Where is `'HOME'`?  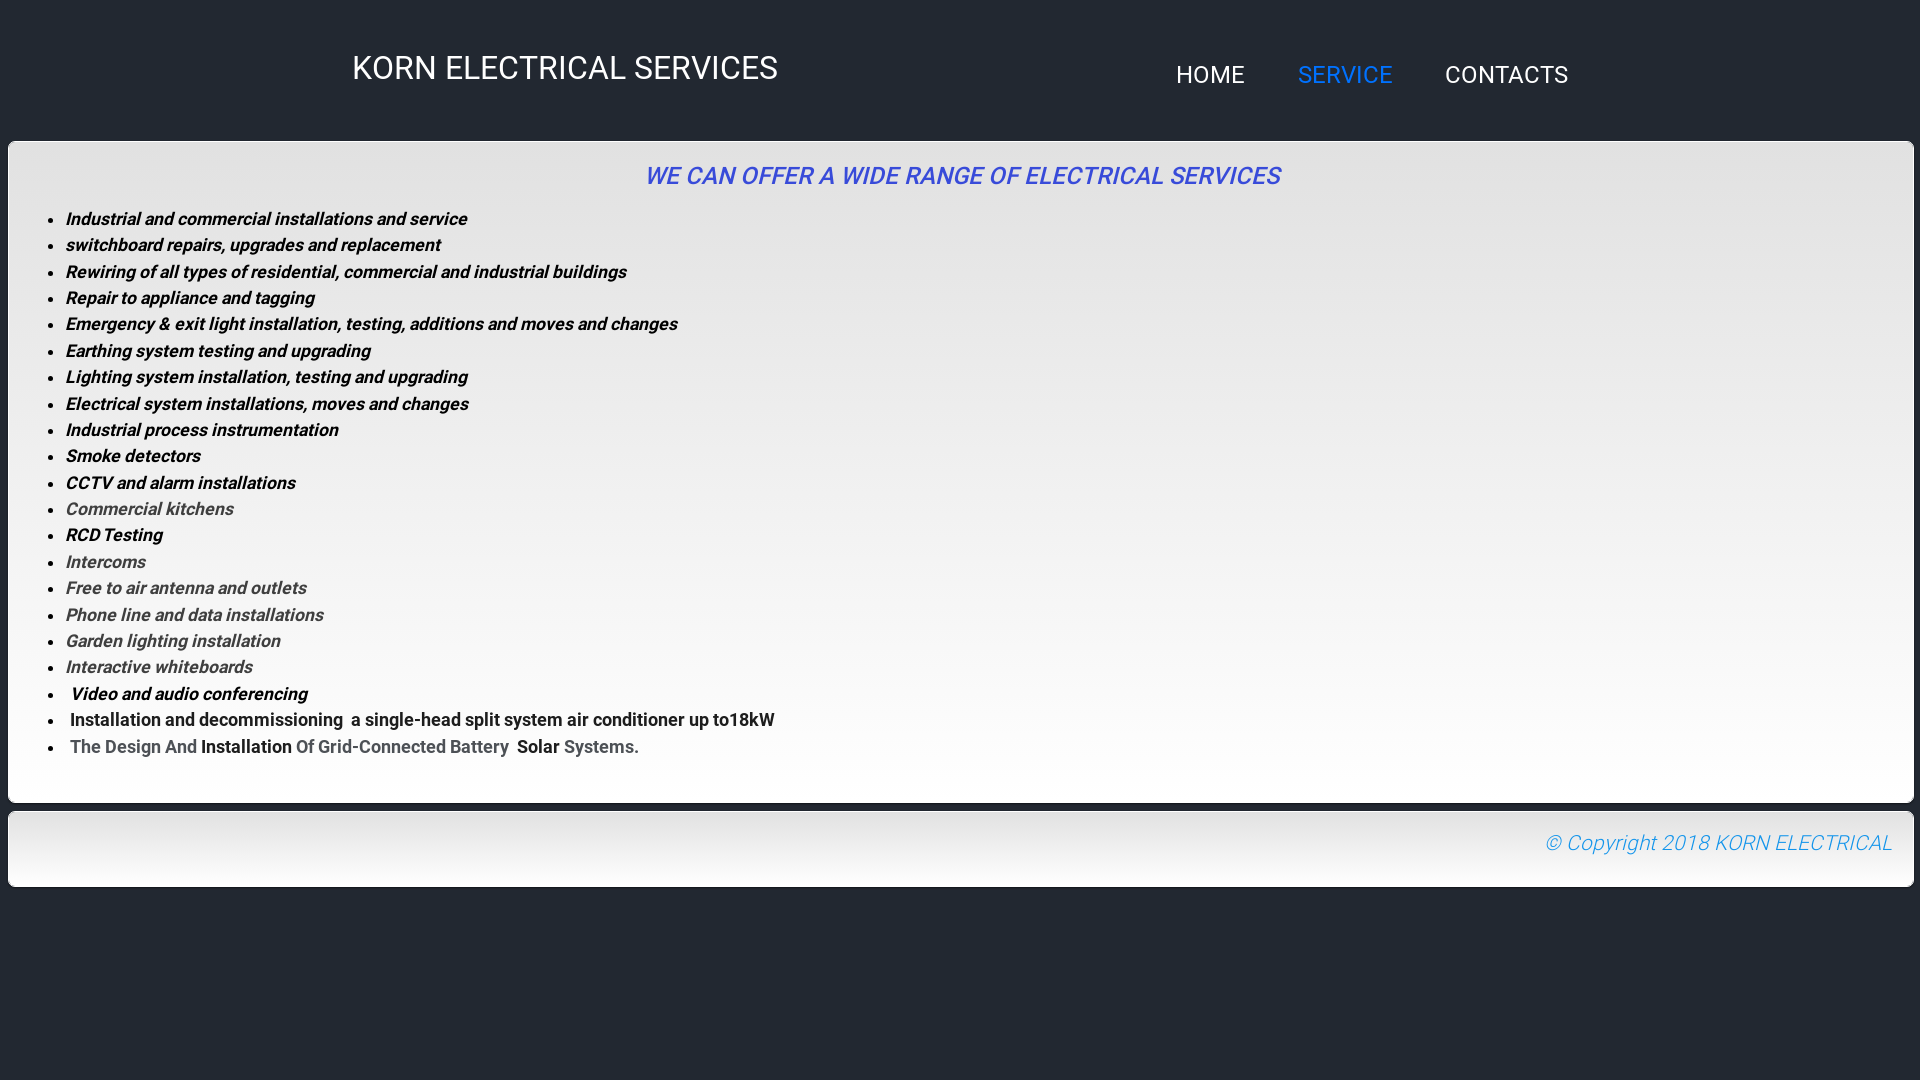
'HOME' is located at coordinates (1209, 73).